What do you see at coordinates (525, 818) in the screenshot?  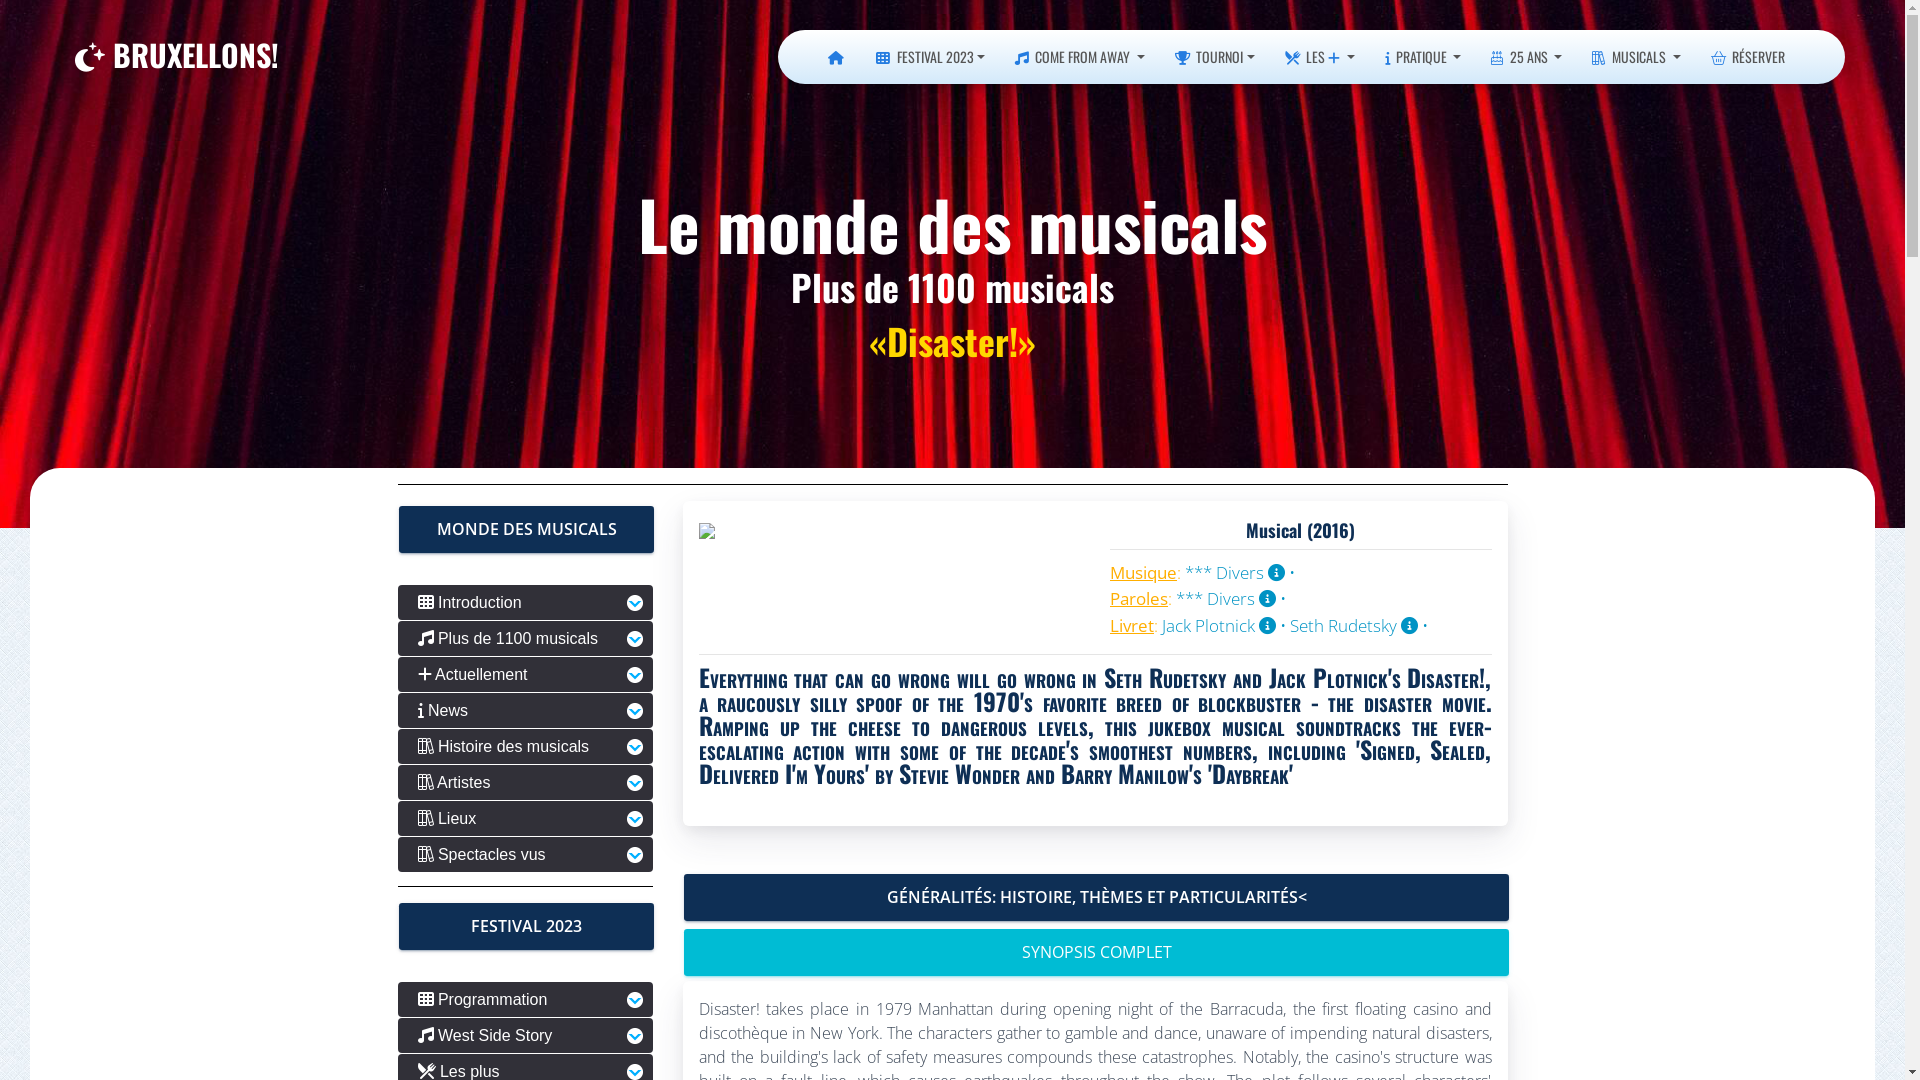 I see `'Lieux'` at bounding box center [525, 818].